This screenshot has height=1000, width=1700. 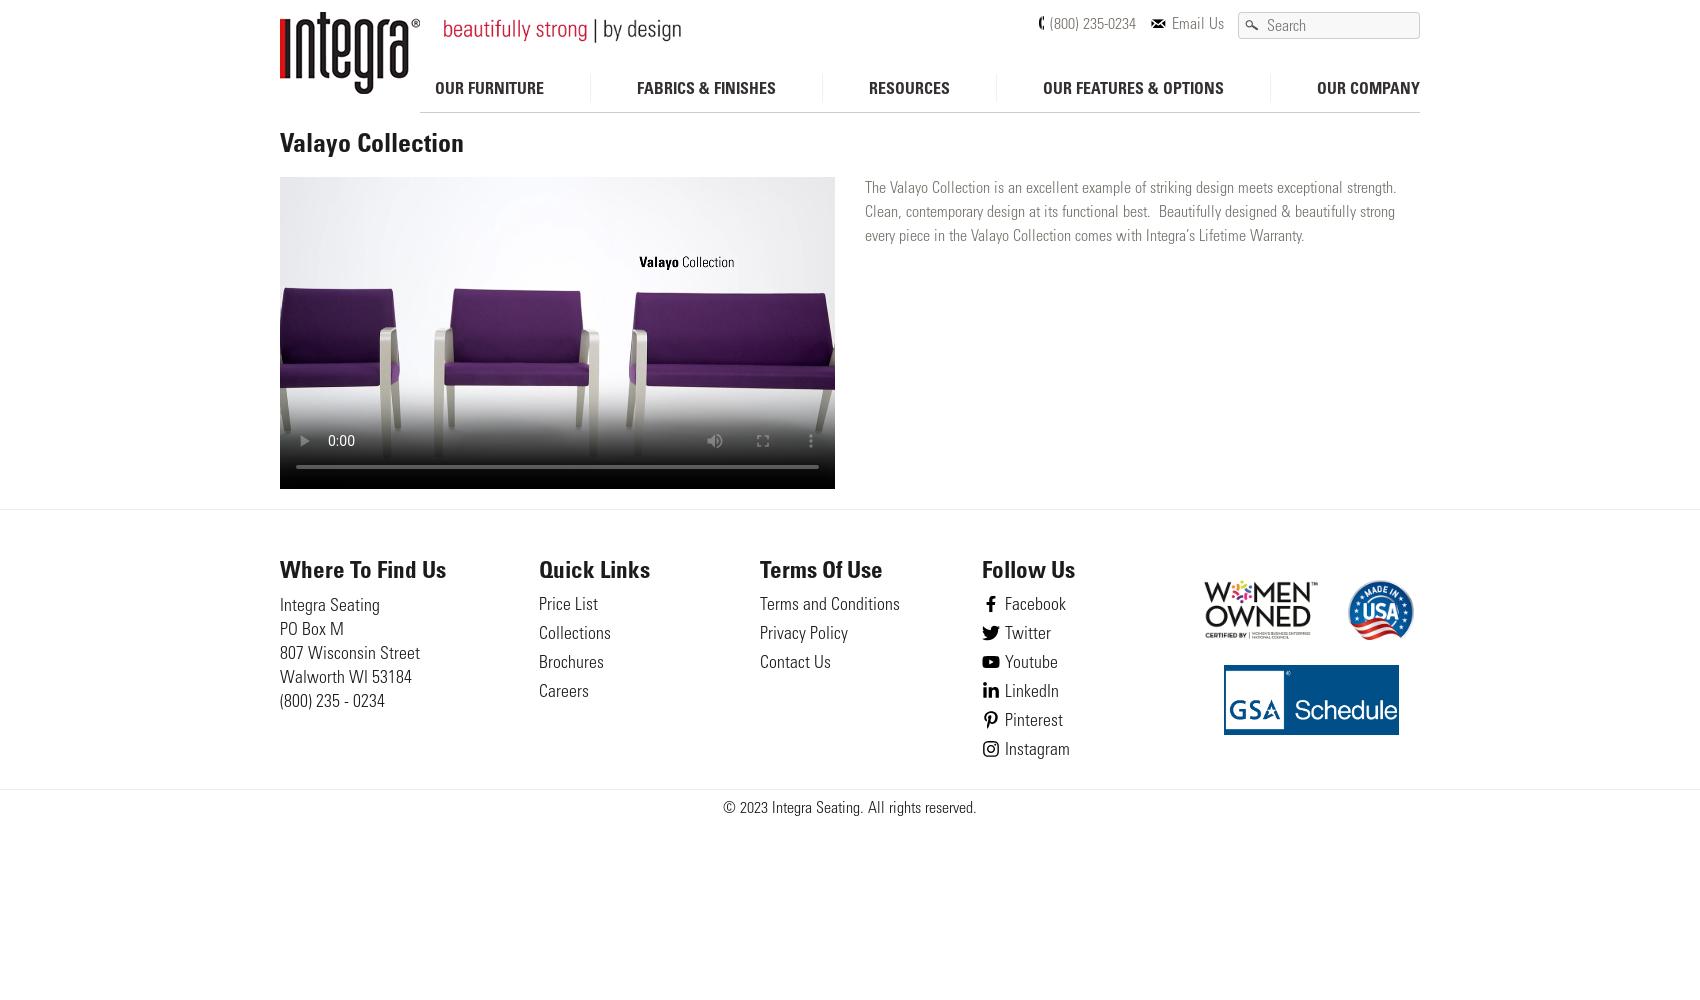 I want to click on 'Collections', so click(x=572, y=635).